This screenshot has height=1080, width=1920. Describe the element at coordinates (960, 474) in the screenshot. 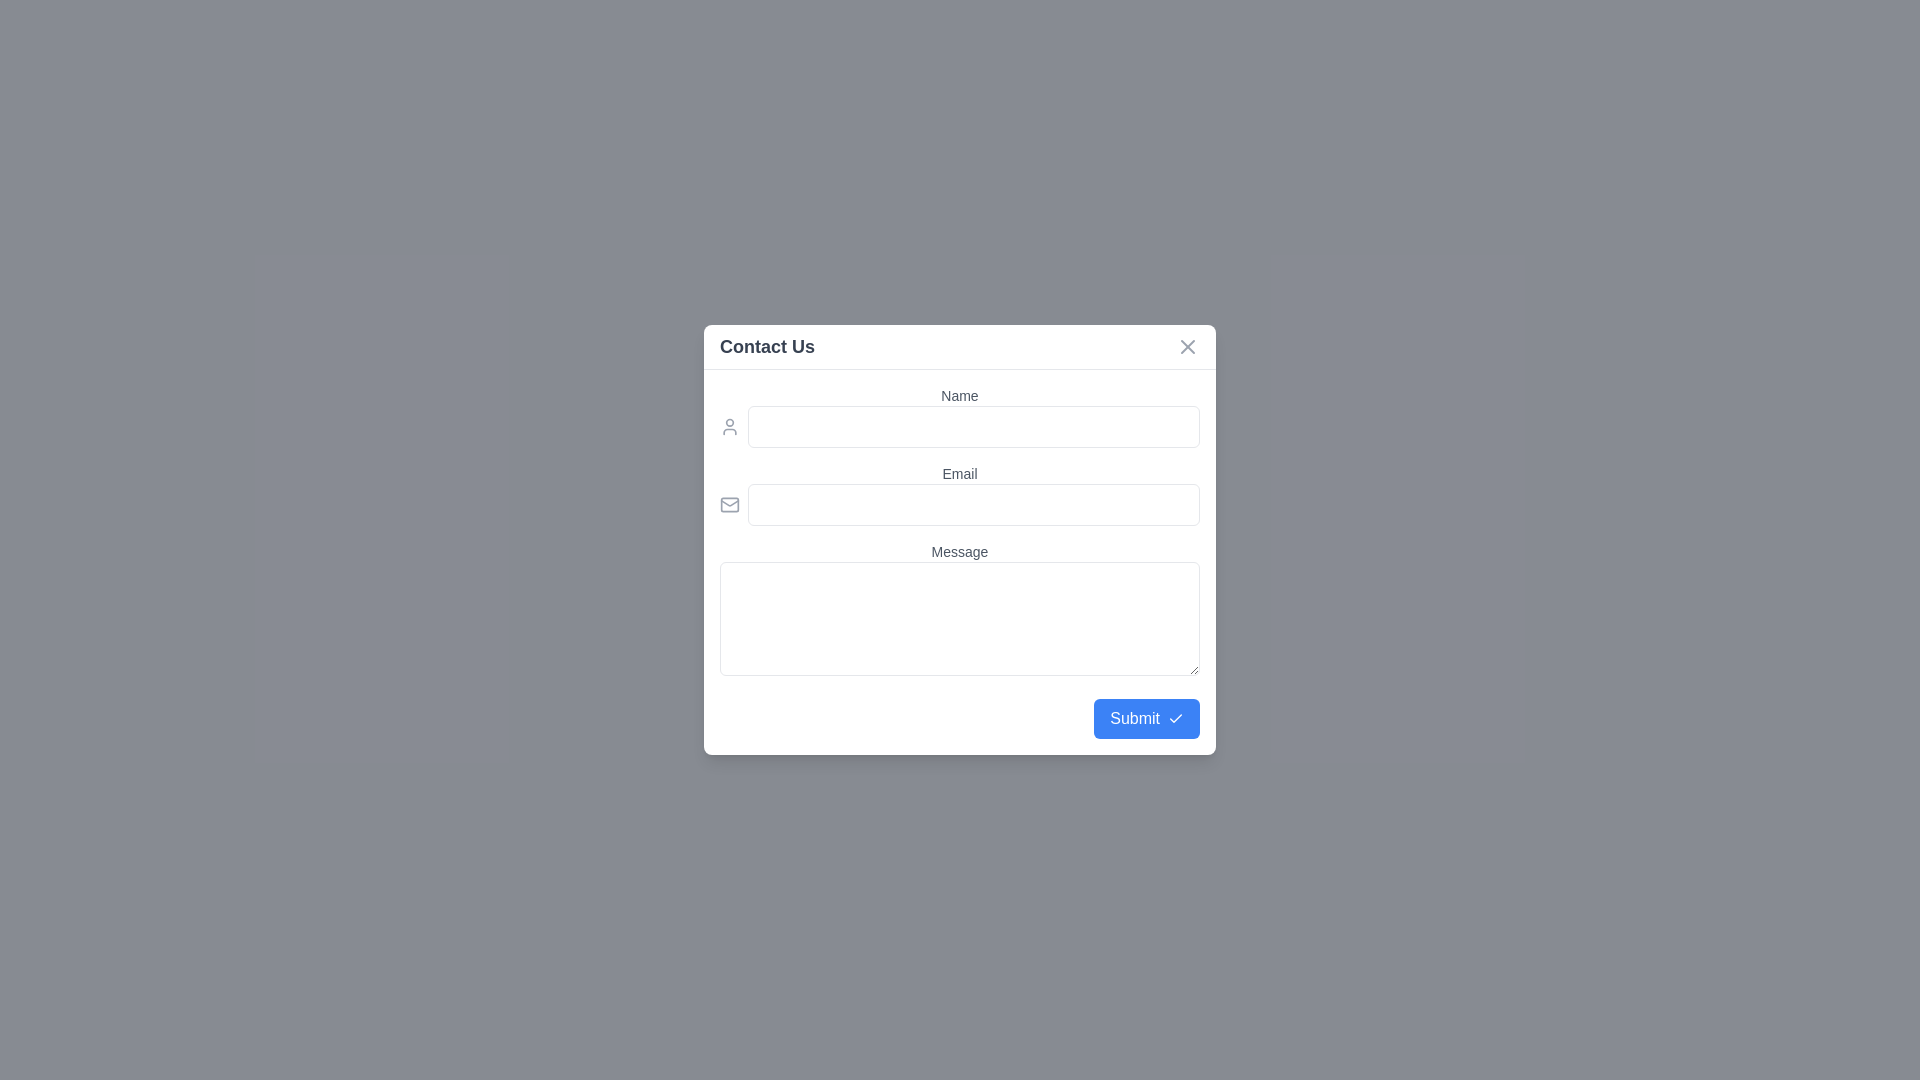

I see `label that serves as a textual description for the email input field, which is centered above it in the form section` at that location.